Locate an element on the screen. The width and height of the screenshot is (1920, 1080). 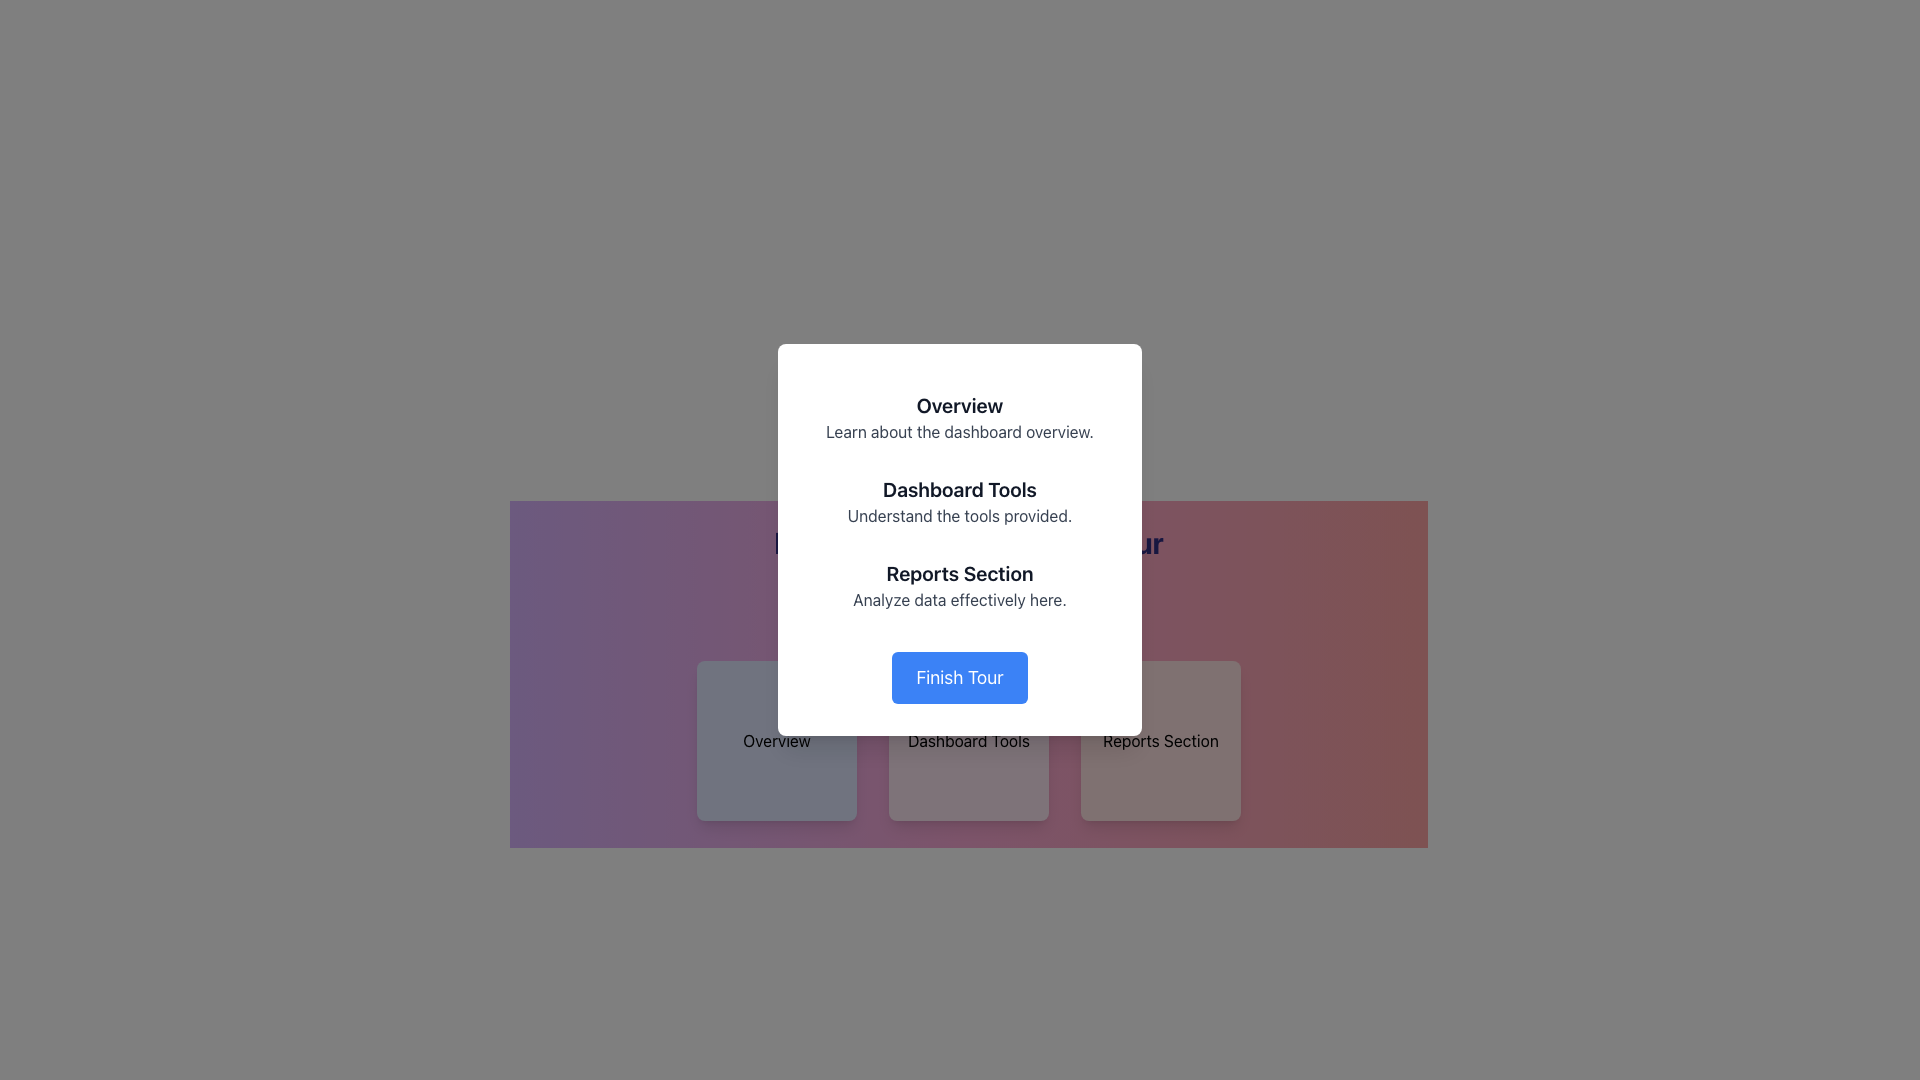
the first static informational card in the 'Overview' section, which serves as a placeholder for navigation and information is located at coordinates (776, 740).